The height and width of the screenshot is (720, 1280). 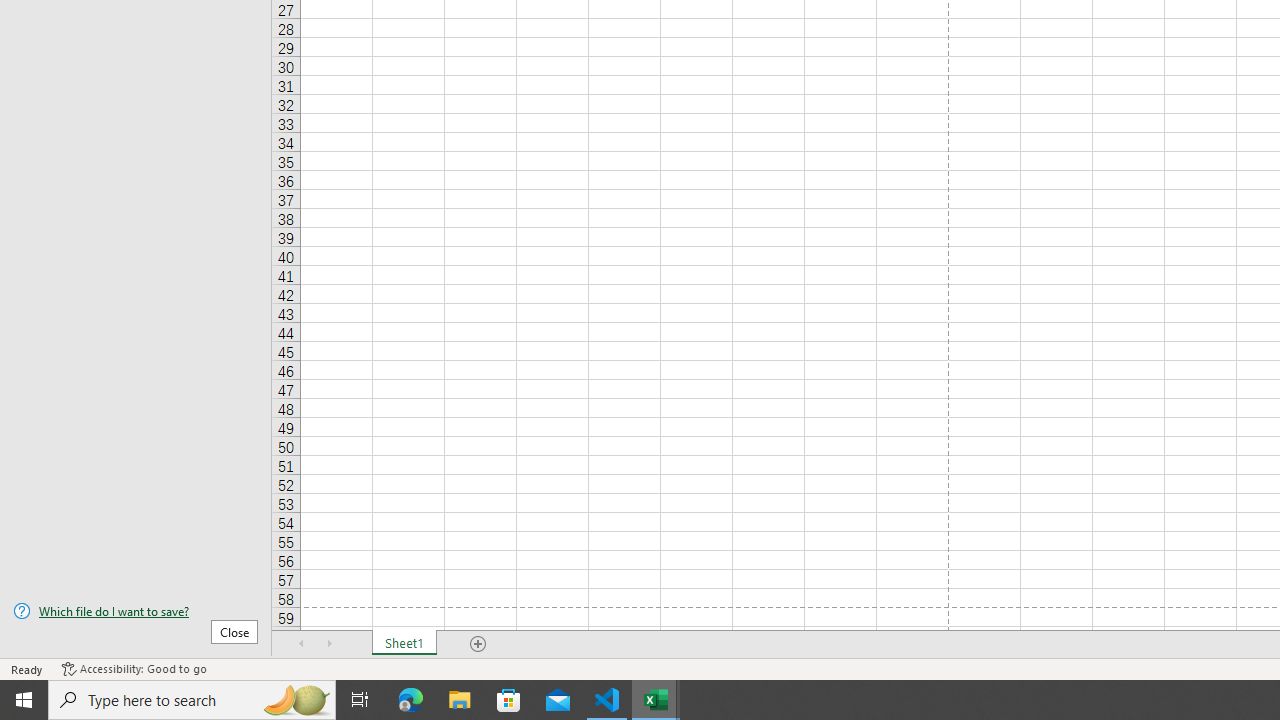 I want to click on 'Task View', so click(x=359, y=698).